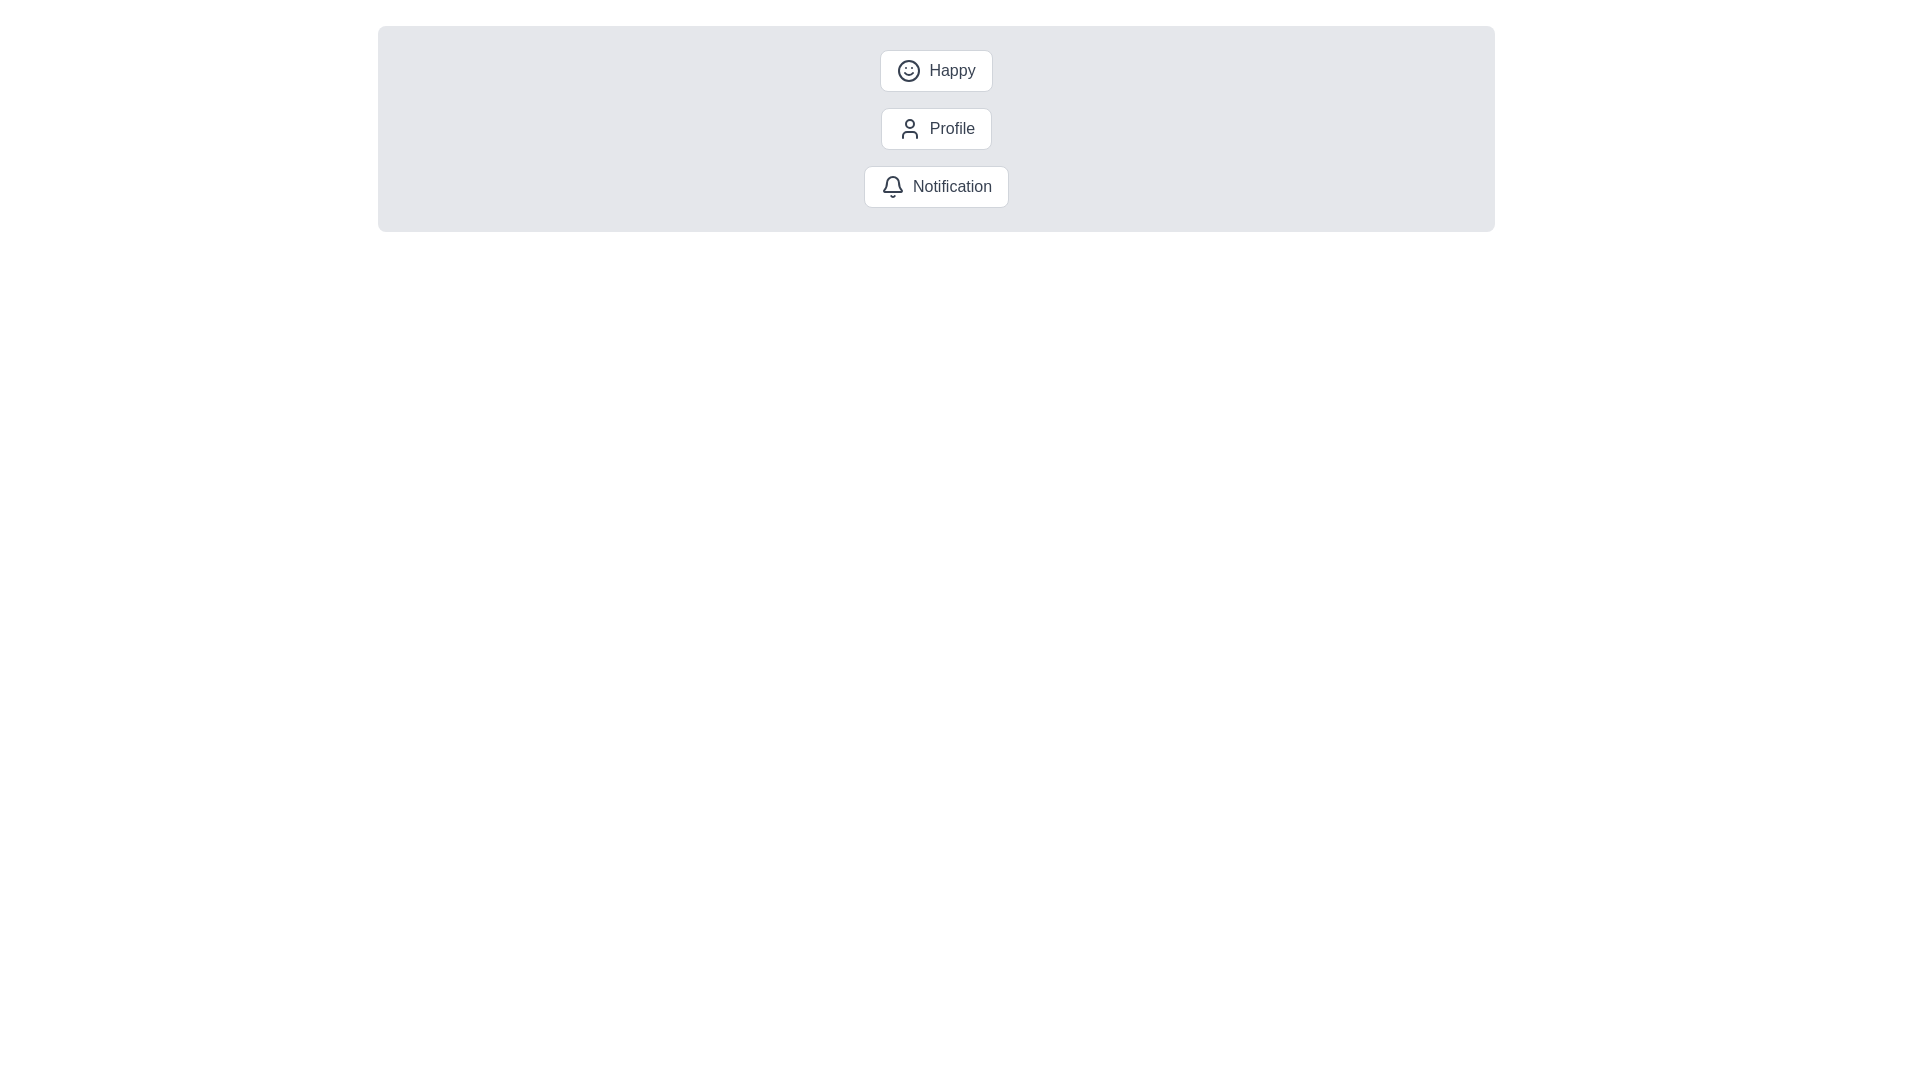 The height and width of the screenshot is (1080, 1920). I want to click on the chip labeled Profile to activate it, so click(935, 128).